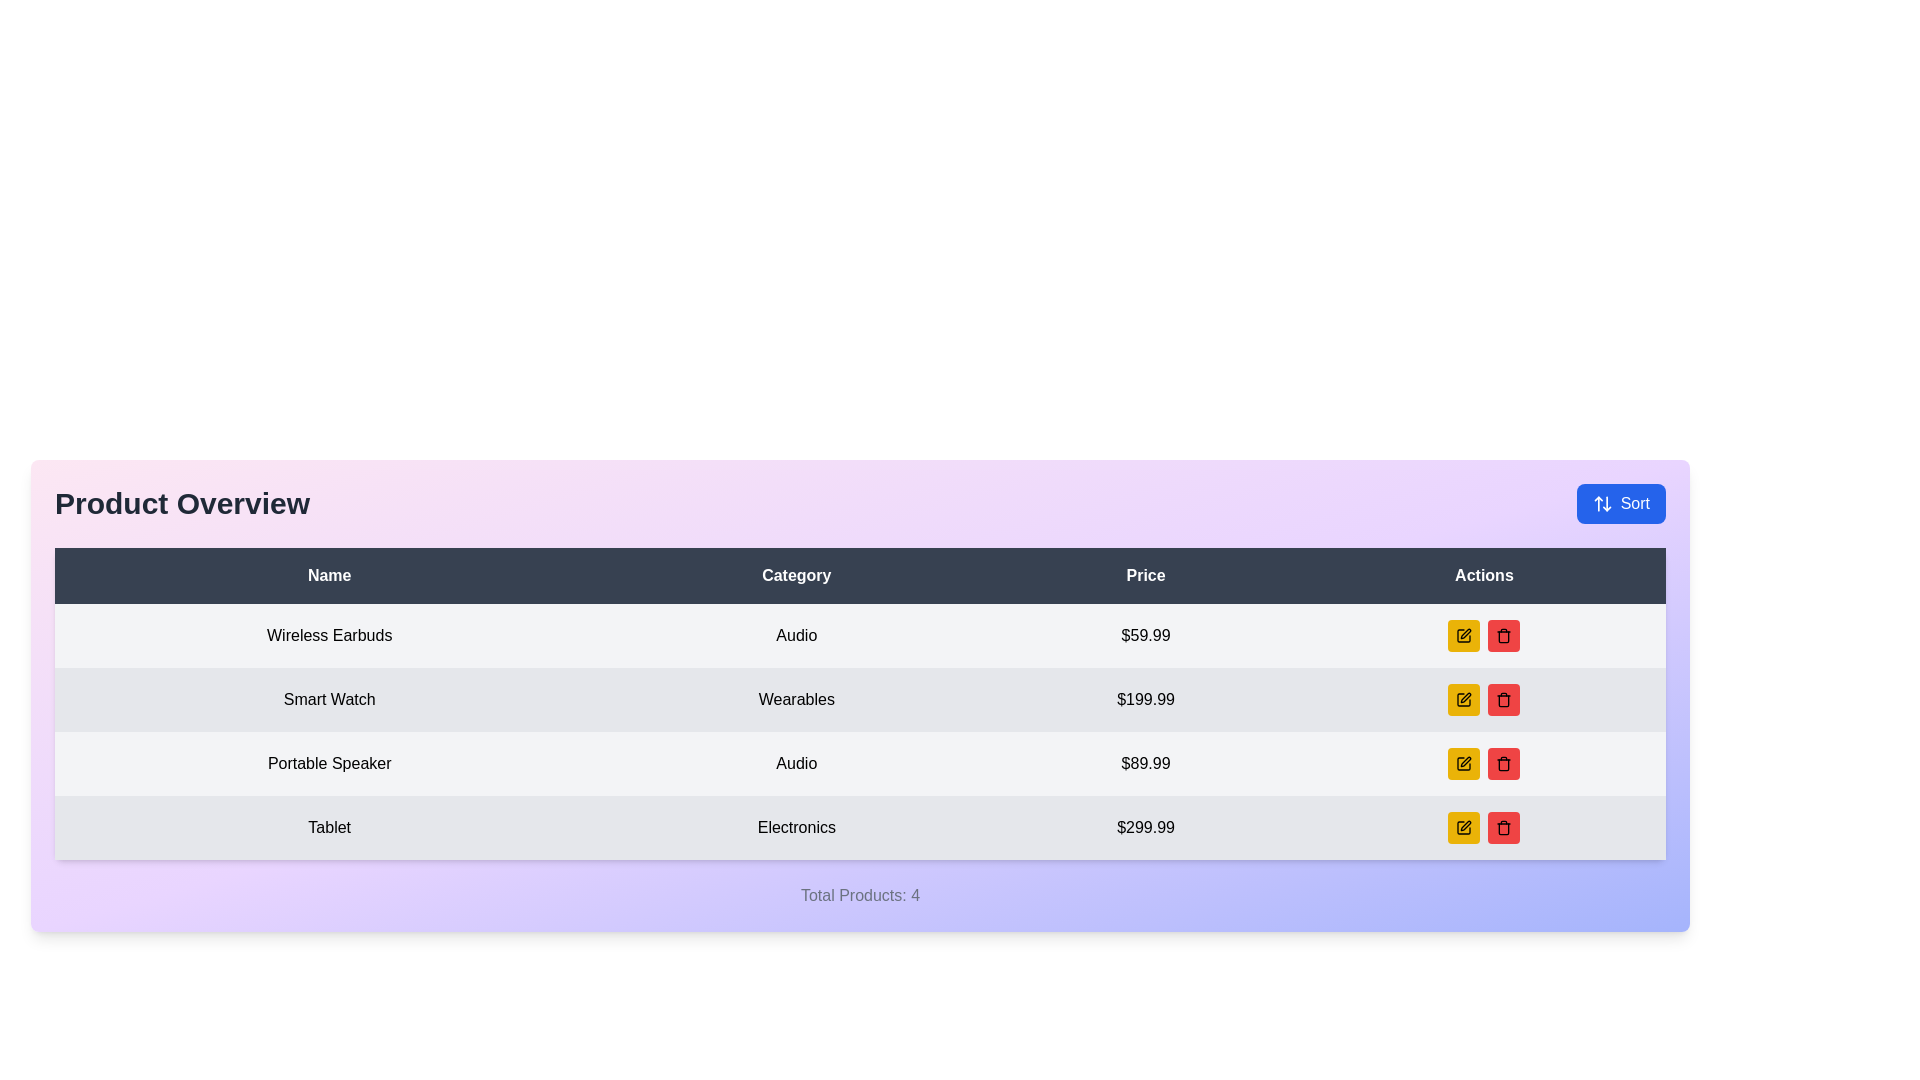 The width and height of the screenshot is (1920, 1080). What do you see at coordinates (1504, 763) in the screenshot?
I see `the vibrant red rounded rectangle button with a trash can icon in the fourth row of the 'Actions' column, which is the second button in that row` at bounding box center [1504, 763].